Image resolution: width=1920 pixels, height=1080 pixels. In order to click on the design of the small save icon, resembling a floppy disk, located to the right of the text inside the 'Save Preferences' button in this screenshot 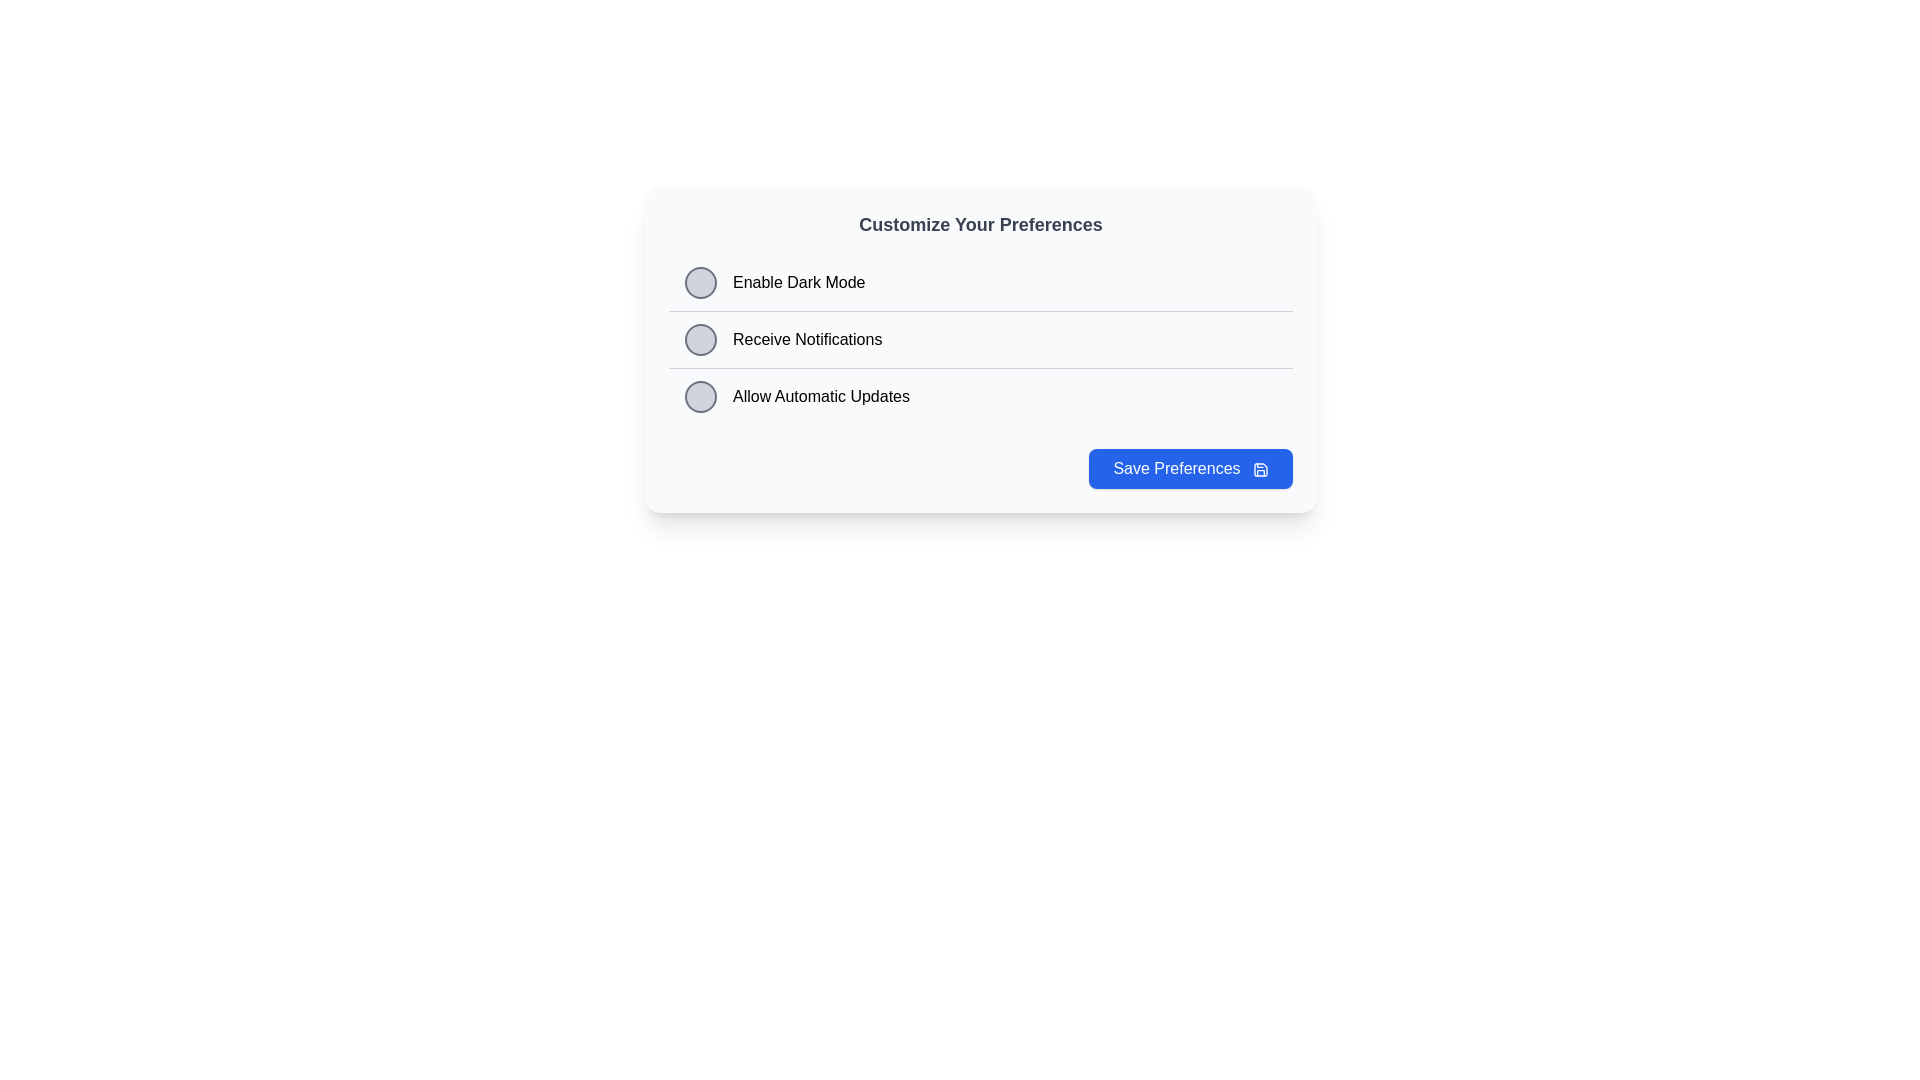, I will do `click(1260, 469)`.